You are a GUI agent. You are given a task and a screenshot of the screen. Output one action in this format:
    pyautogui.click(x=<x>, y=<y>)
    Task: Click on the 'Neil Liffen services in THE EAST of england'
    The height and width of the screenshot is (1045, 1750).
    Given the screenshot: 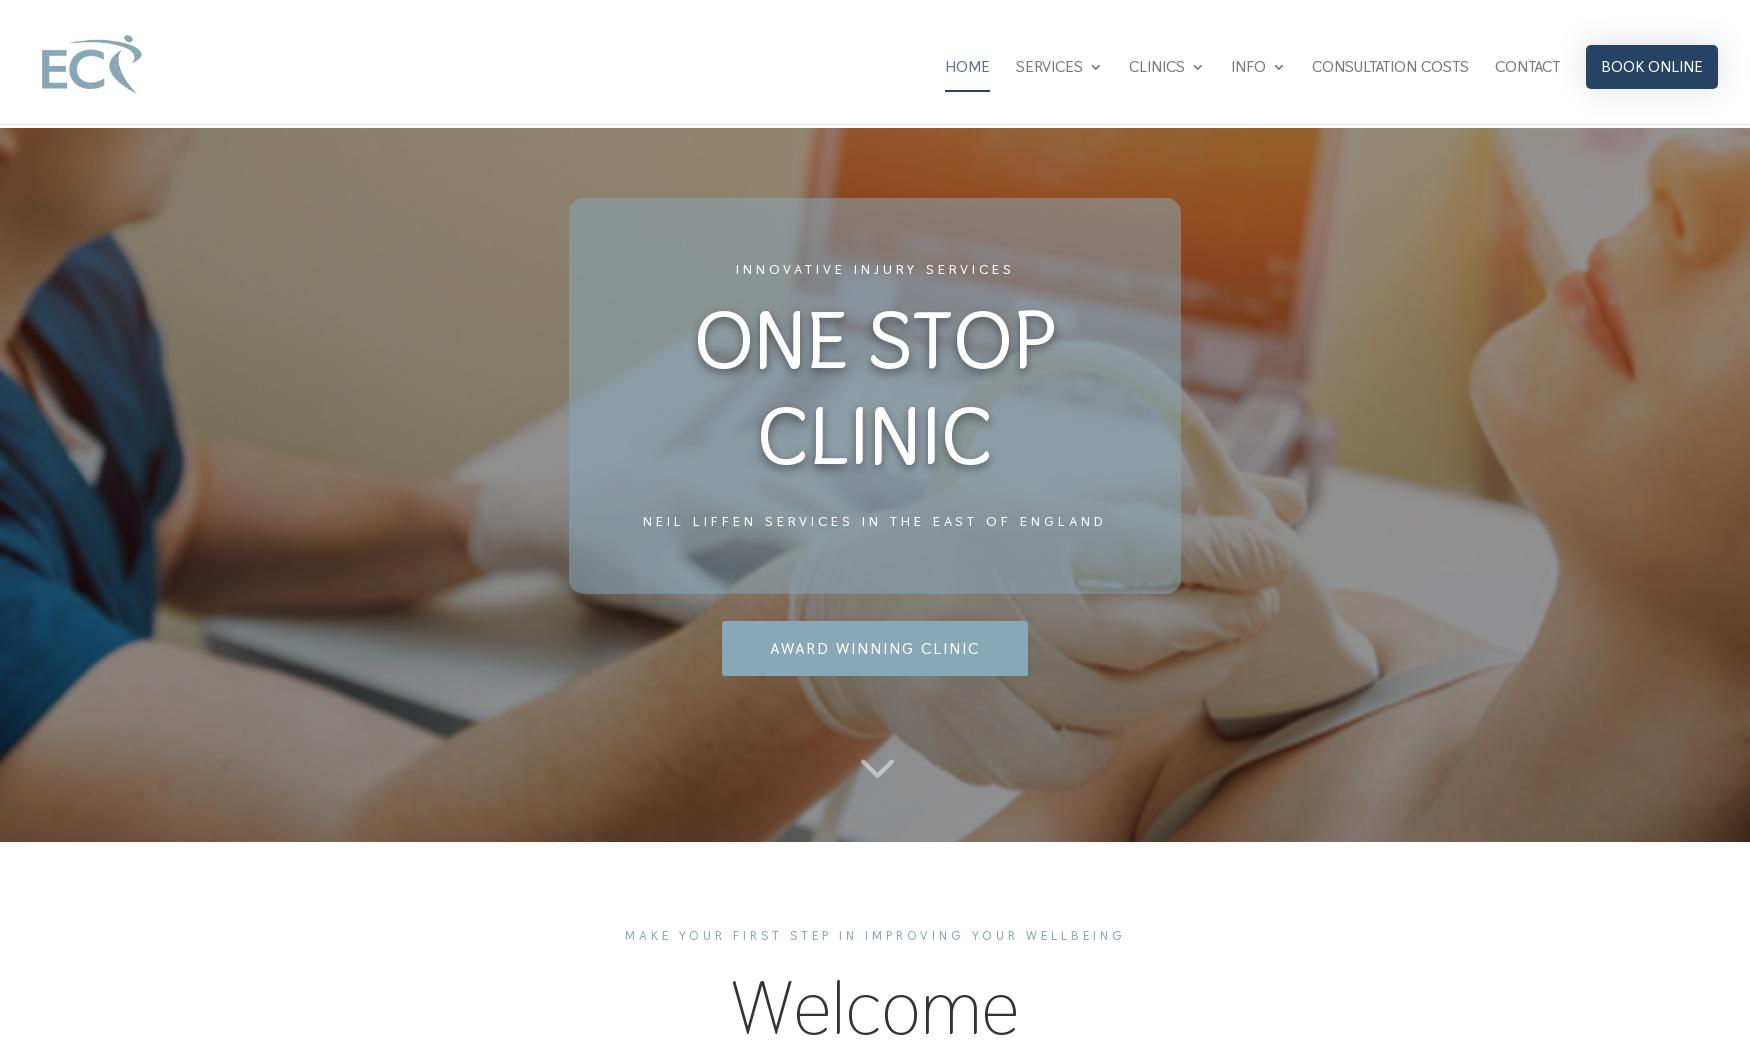 What is the action you would take?
    pyautogui.click(x=875, y=518)
    